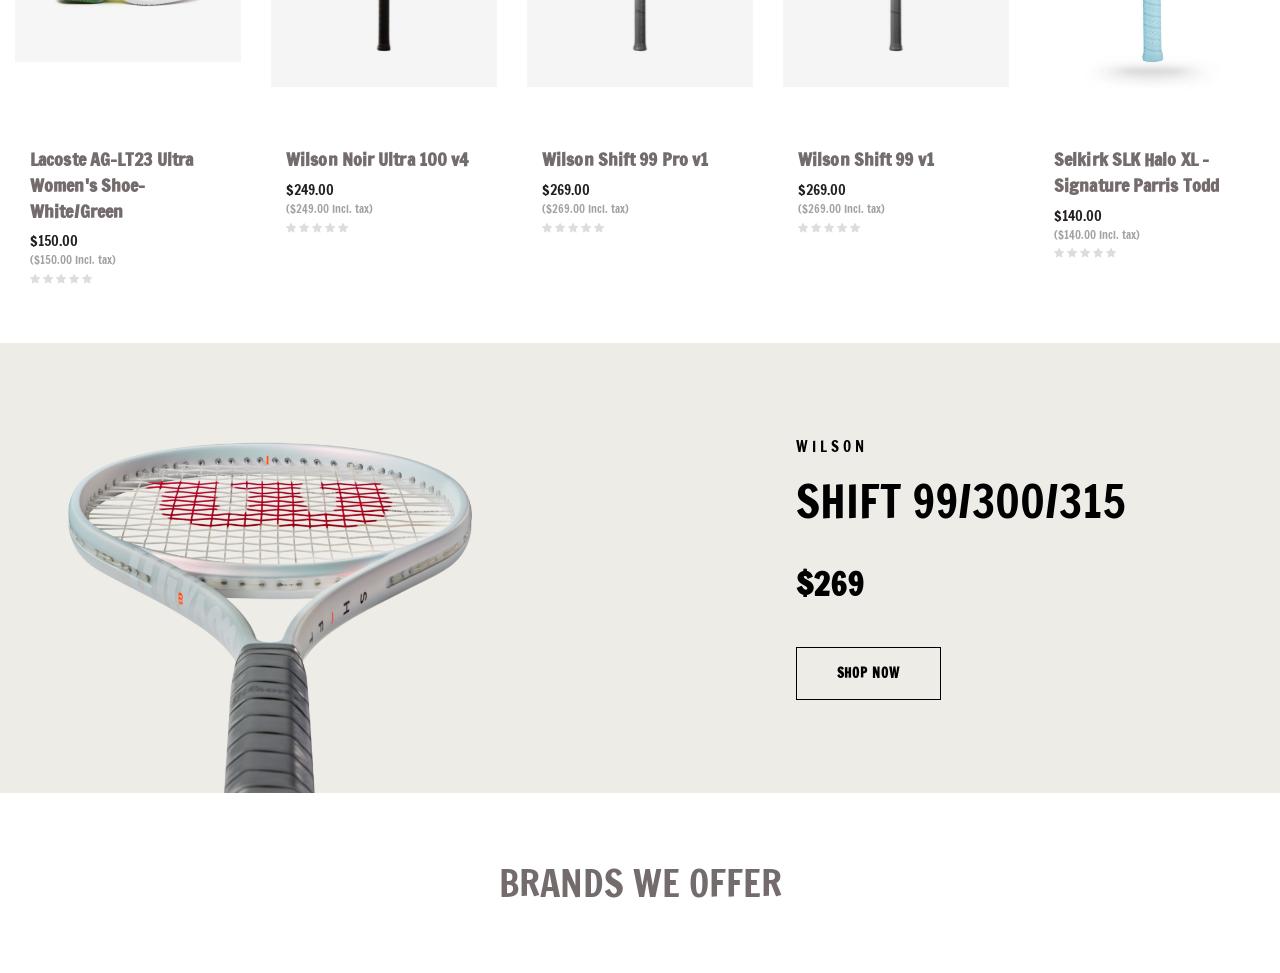 The height and width of the screenshot is (973, 1280). What do you see at coordinates (865, 158) in the screenshot?
I see `'Wilson Shift 99 v1'` at bounding box center [865, 158].